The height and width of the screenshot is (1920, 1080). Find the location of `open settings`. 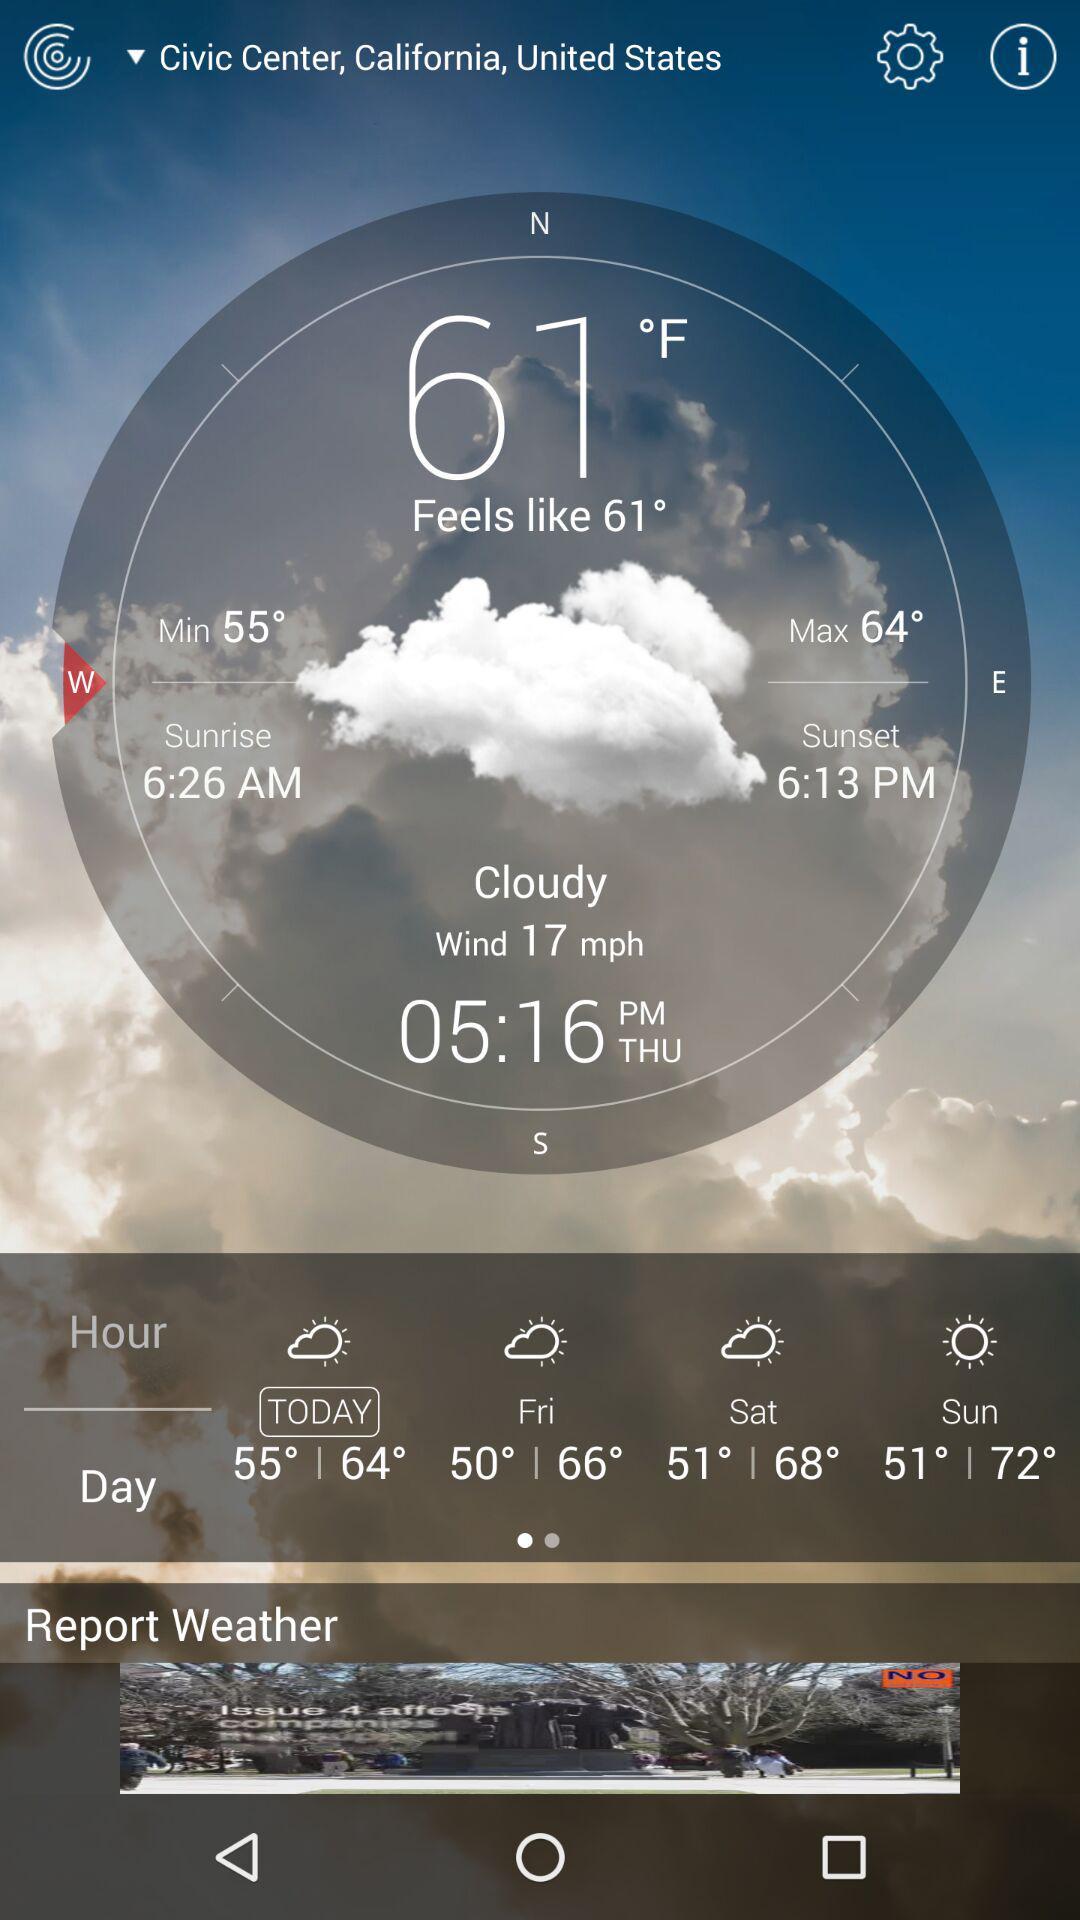

open settings is located at coordinates (910, 56).